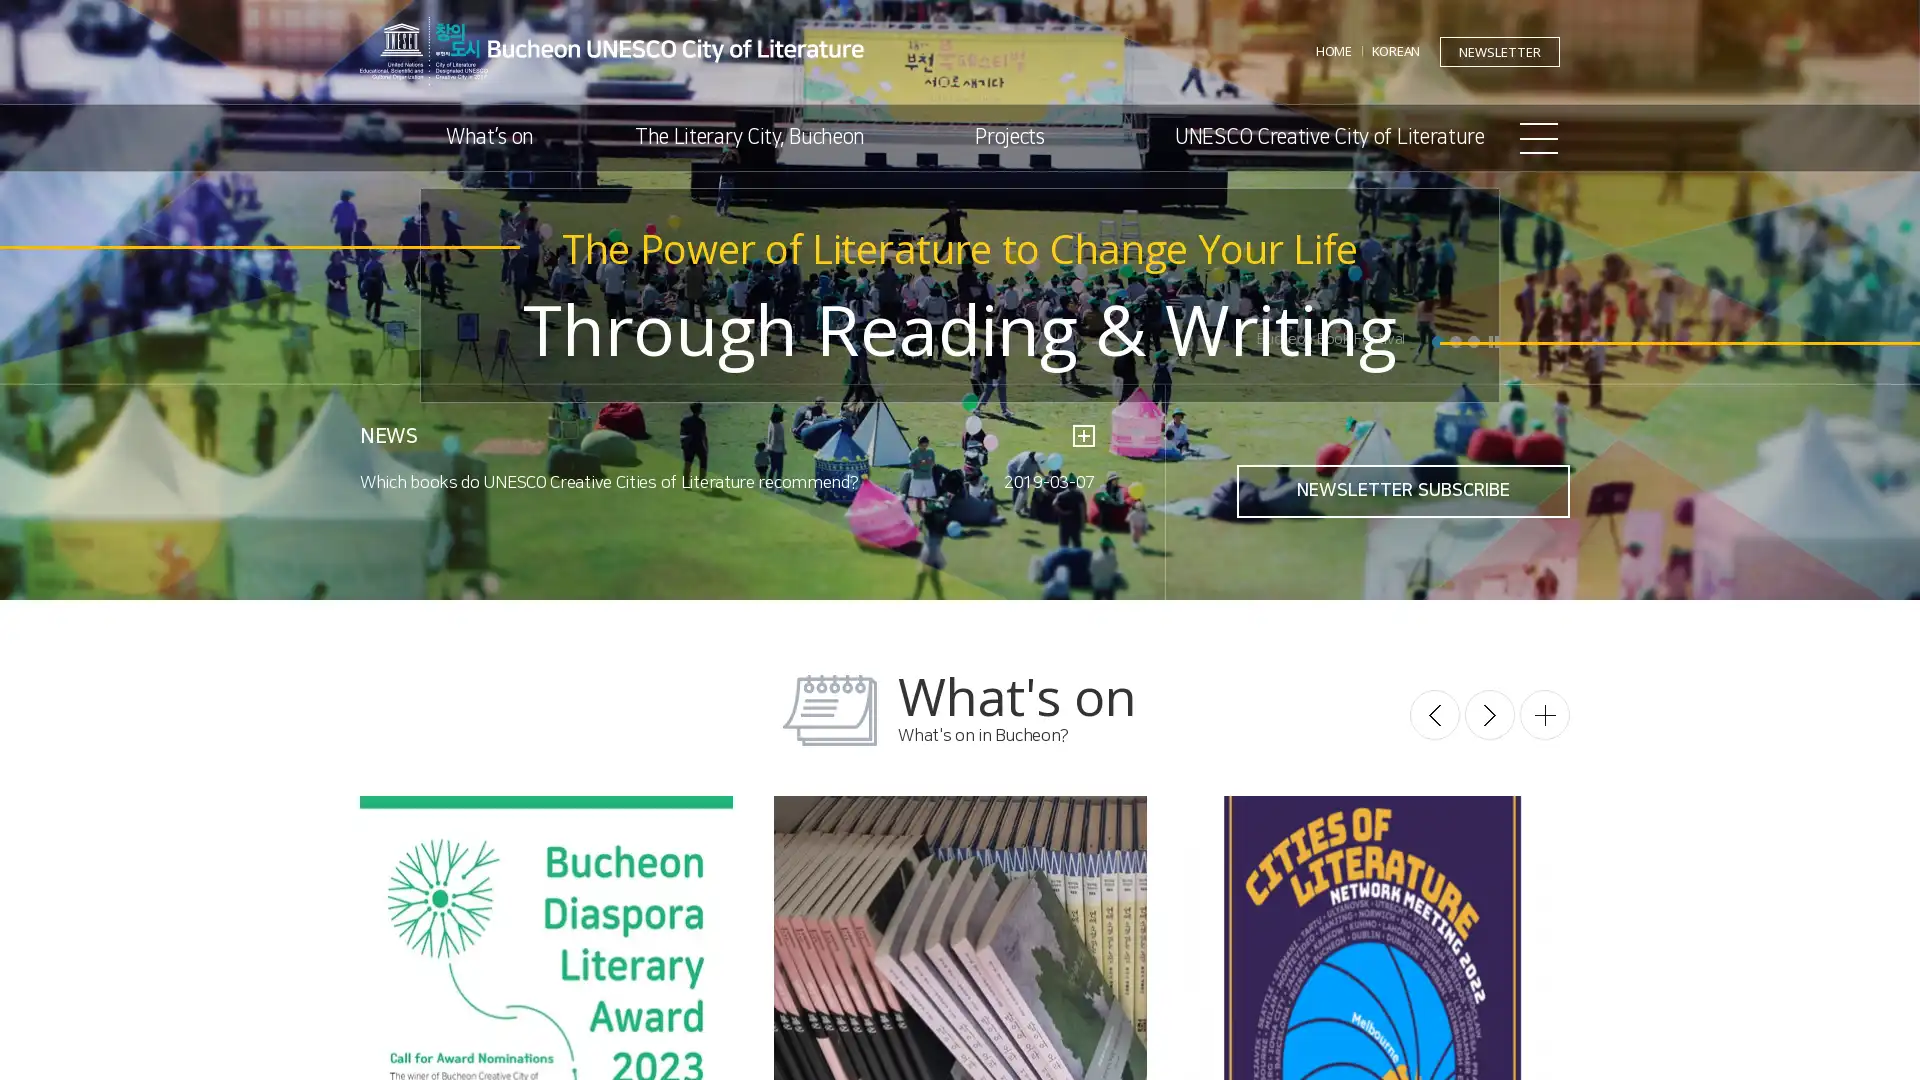  What do you see at coordinates (1499, 50) in the screenshot?
I see `NEWSLETTER` at bounding box center [1499, 50].